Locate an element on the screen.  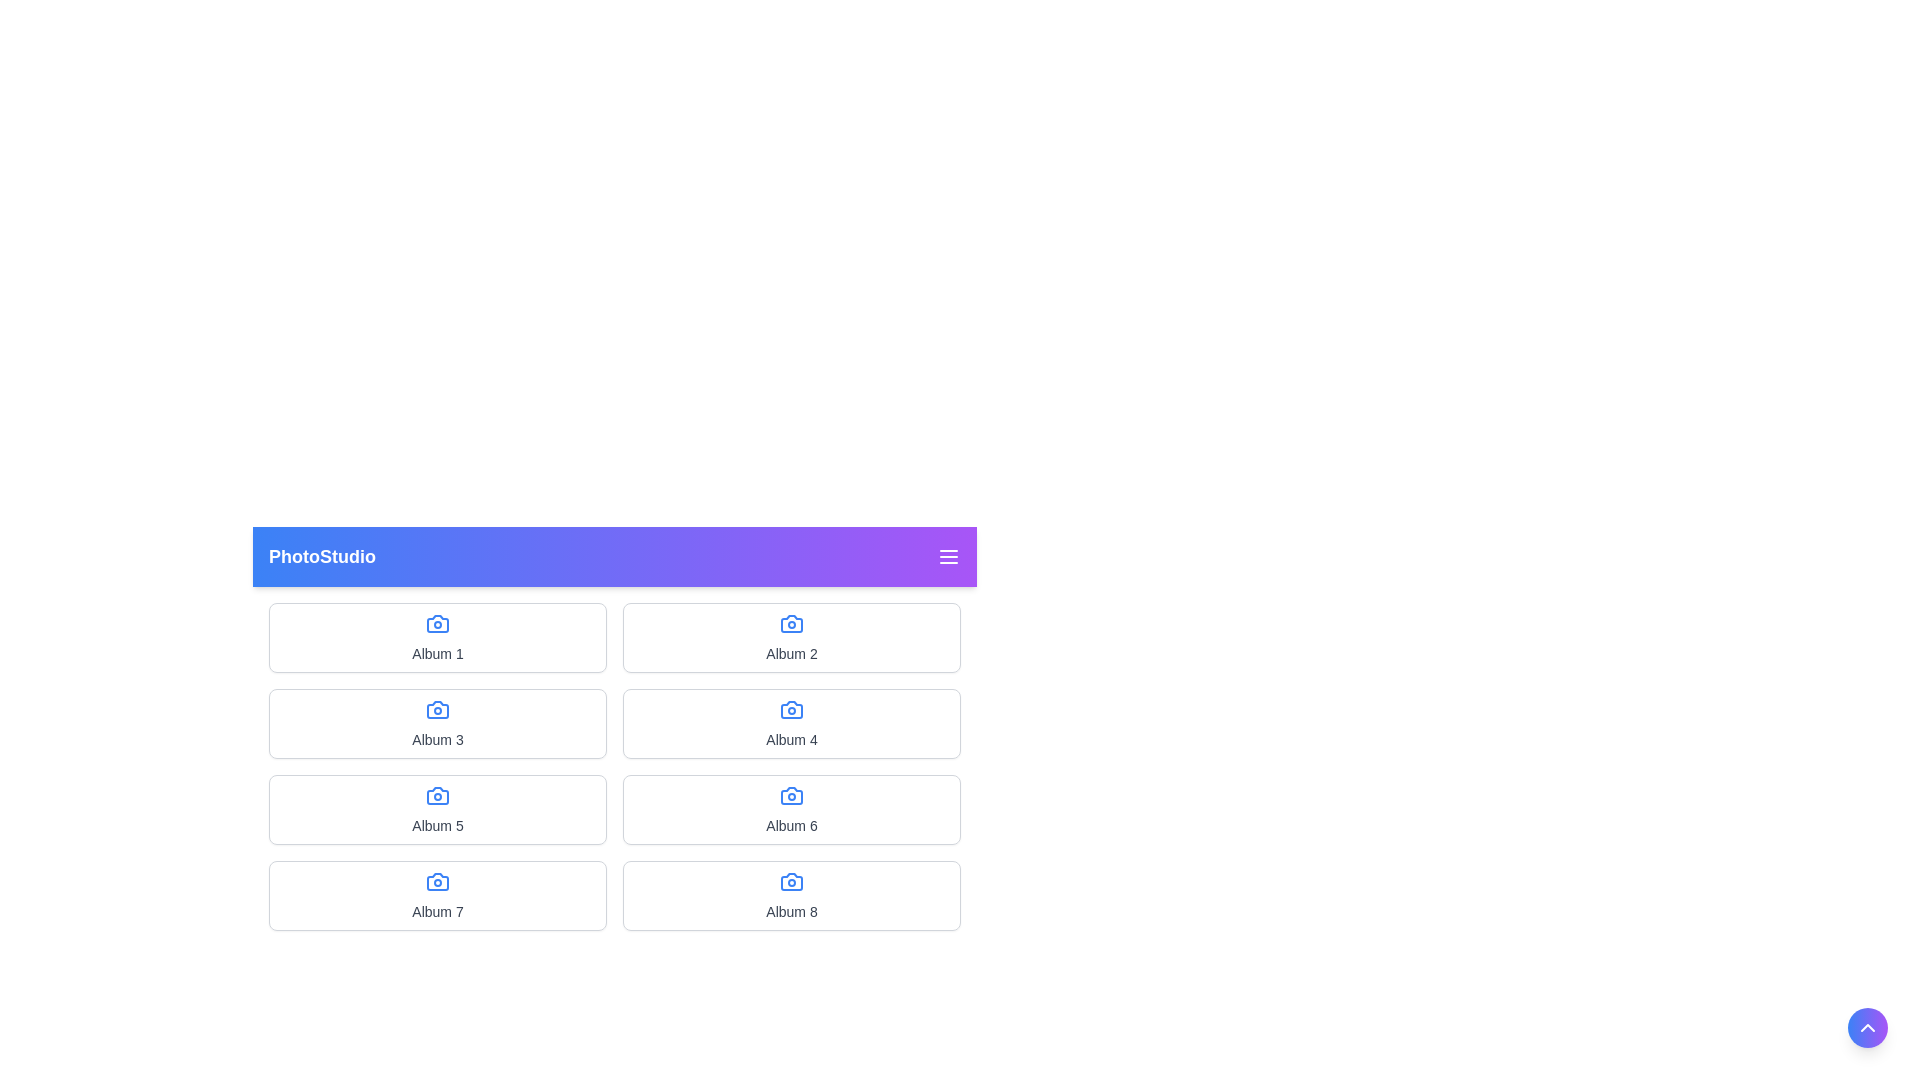
text from the text label that says 'Album 3', which is styled in a small gray font and located under a camera icon in the fourth card of the second row of the grid layout is located at coordinates (436, 740).